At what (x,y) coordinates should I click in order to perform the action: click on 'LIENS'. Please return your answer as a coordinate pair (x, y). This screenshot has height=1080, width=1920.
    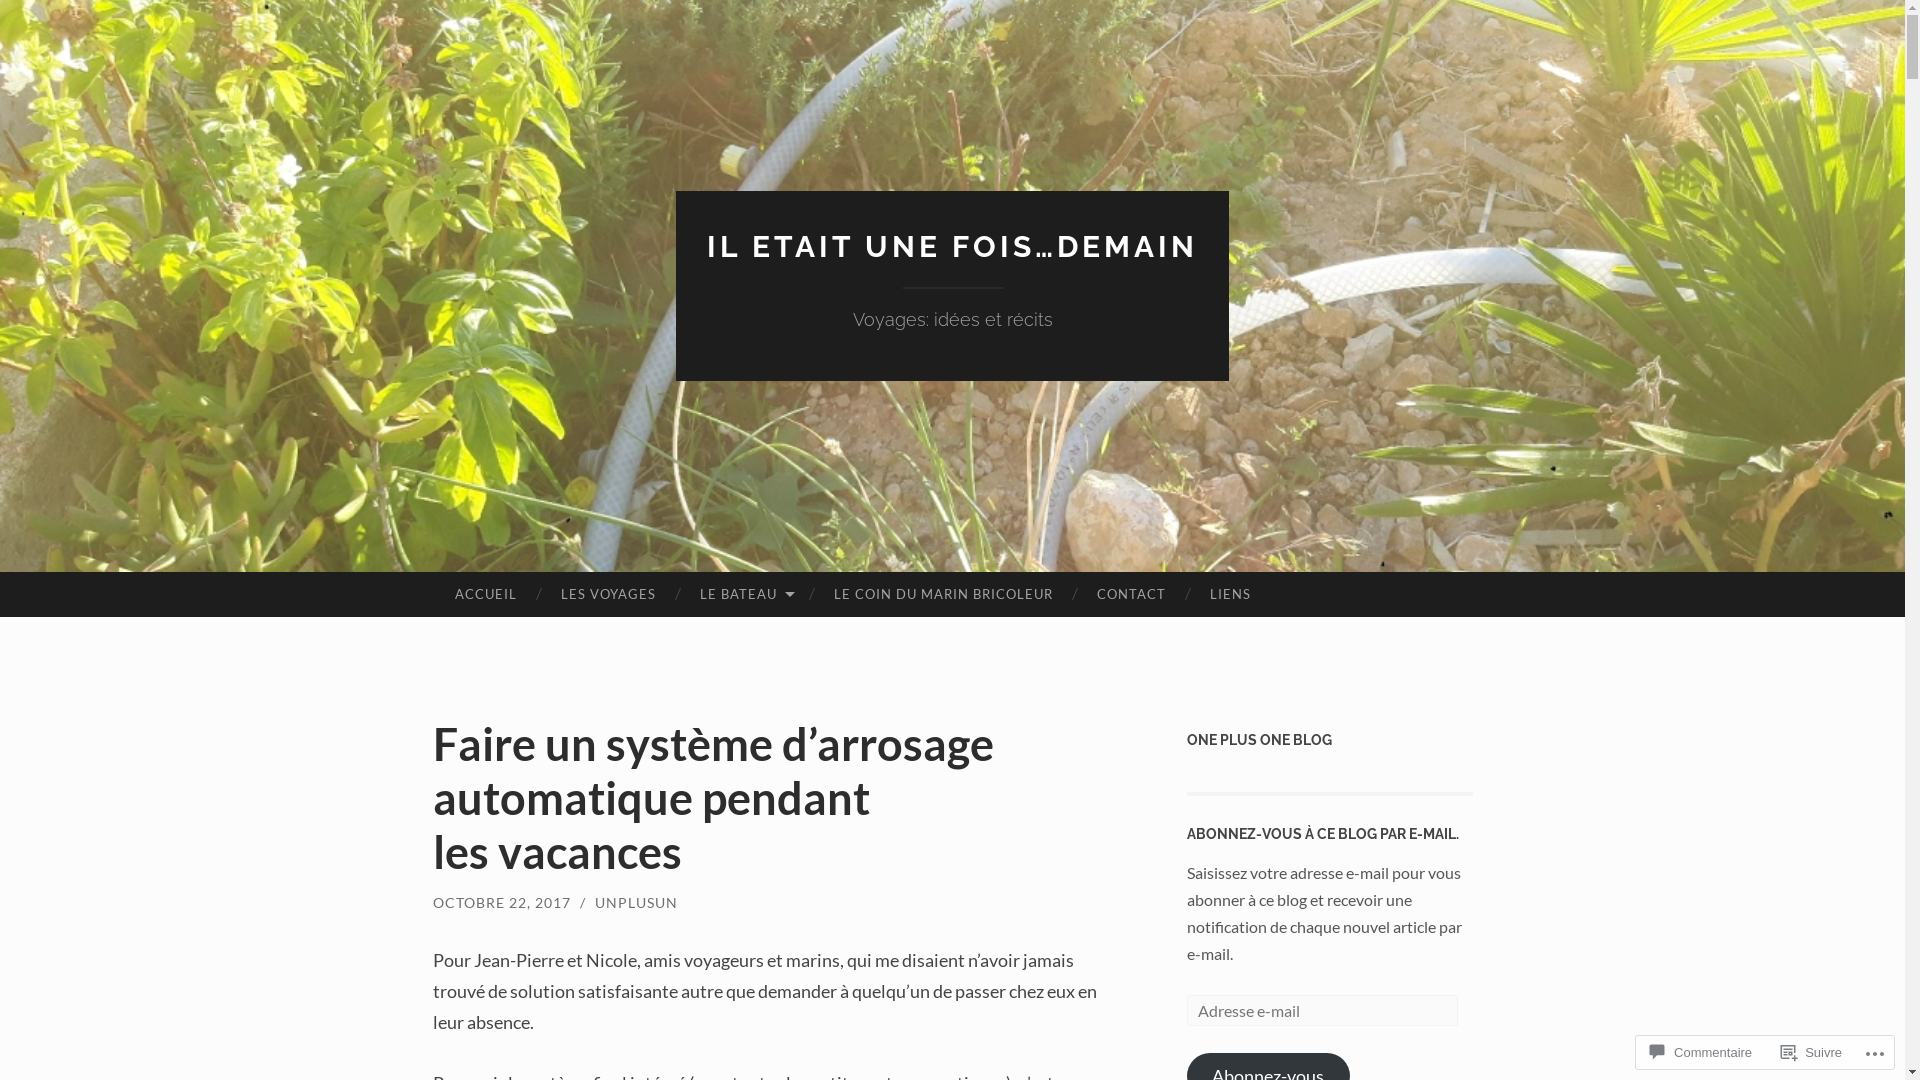
    Looking at the image, I should click on (1229, 593).